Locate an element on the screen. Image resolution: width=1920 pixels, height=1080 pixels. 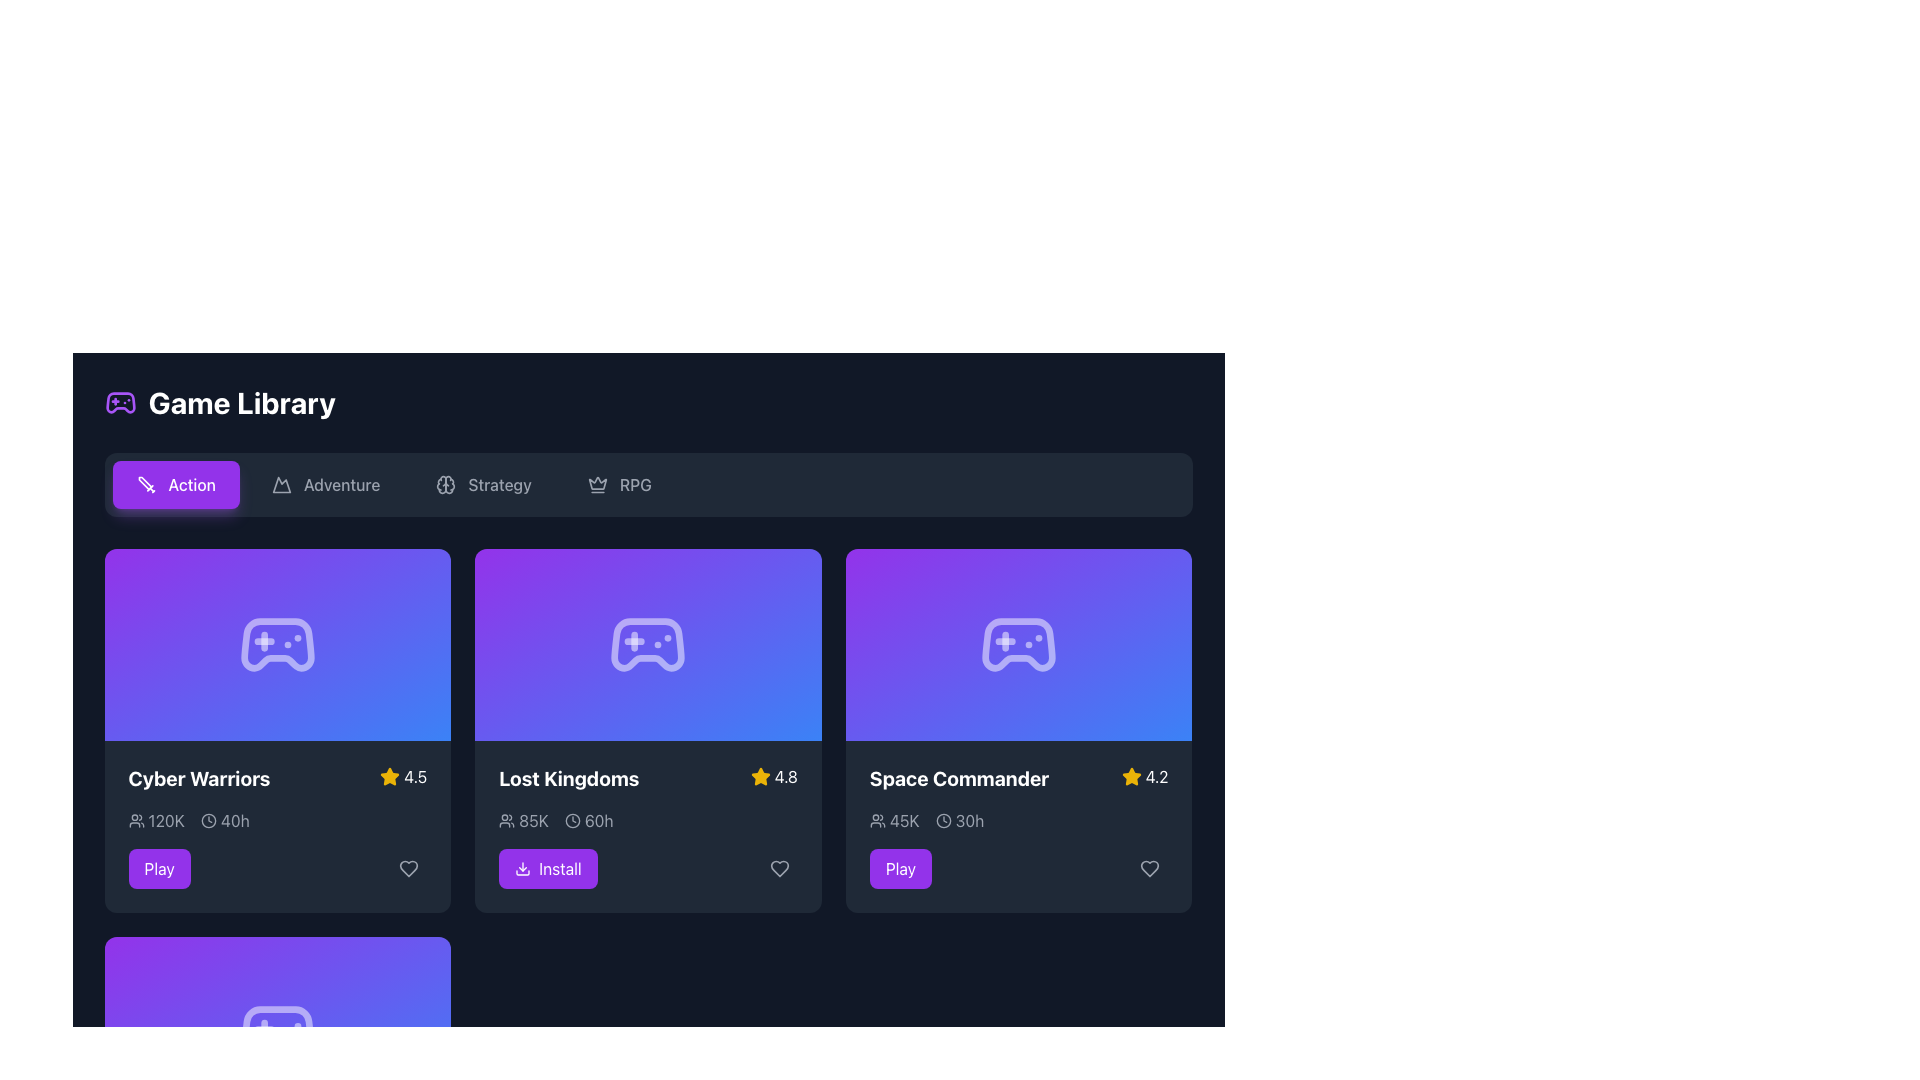
the 'Adventure' SVG Icon located in the navigation bar, which is the second option from the left is located at coordinates (280, 485).